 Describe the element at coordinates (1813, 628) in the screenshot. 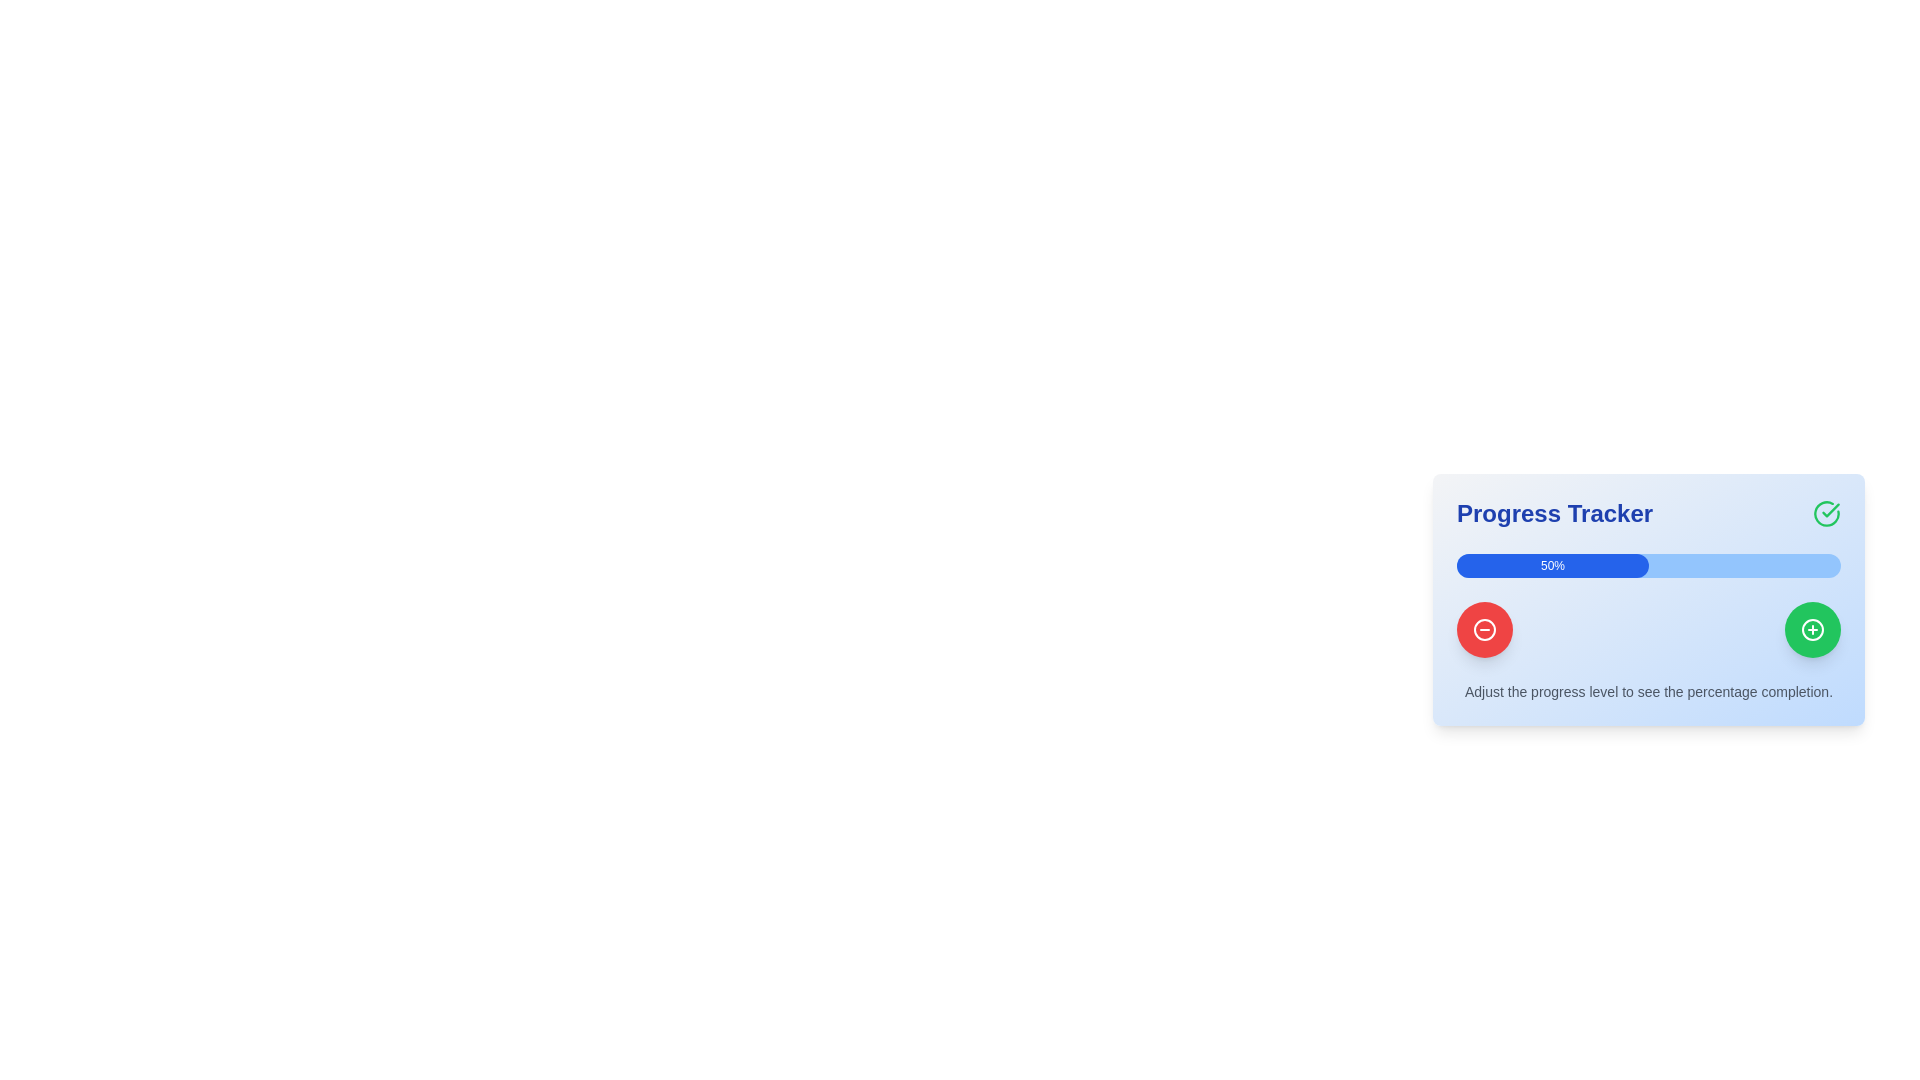

I see `the circular vector graphic with a green outline and white center, which is part of the '+' icon located at the bottom-right corner of the 'Progress Tracker' card` at that location.